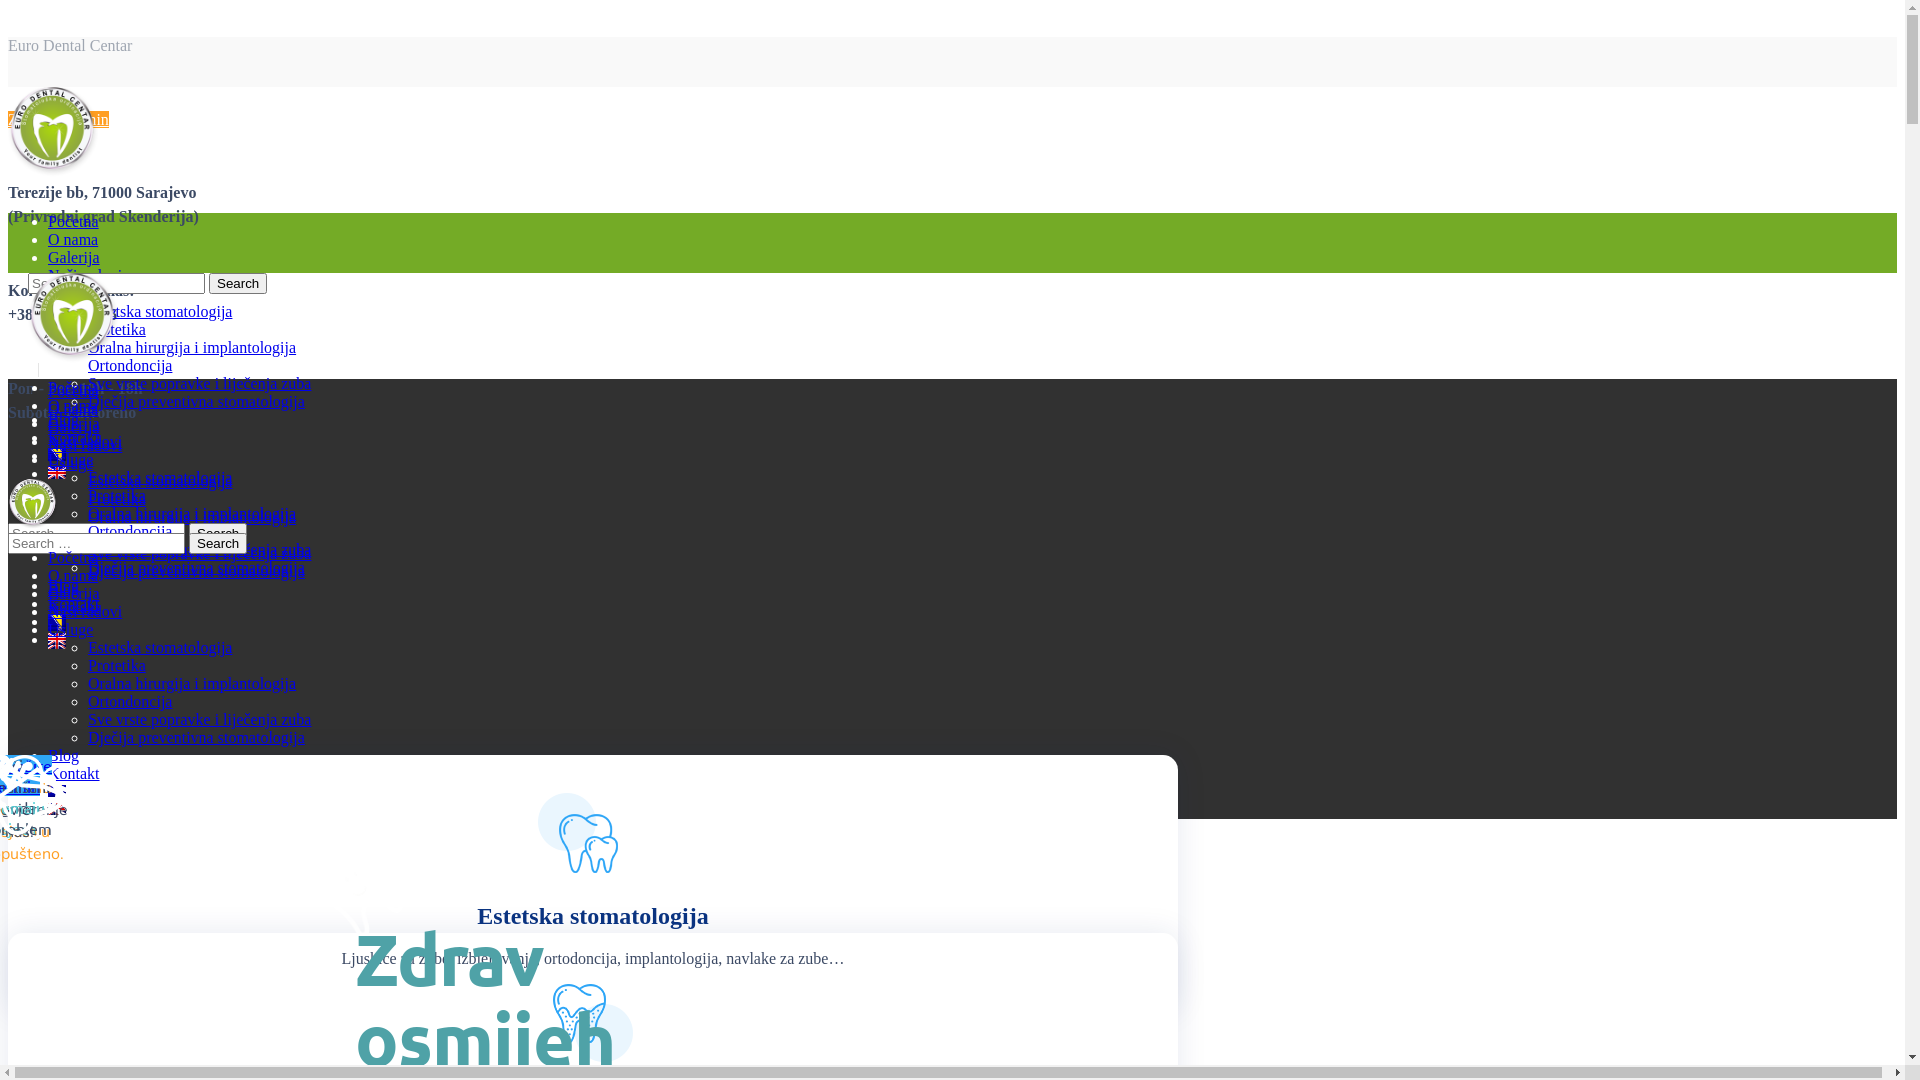  I want to click on 'Ortondoncija', so click(128, 530).